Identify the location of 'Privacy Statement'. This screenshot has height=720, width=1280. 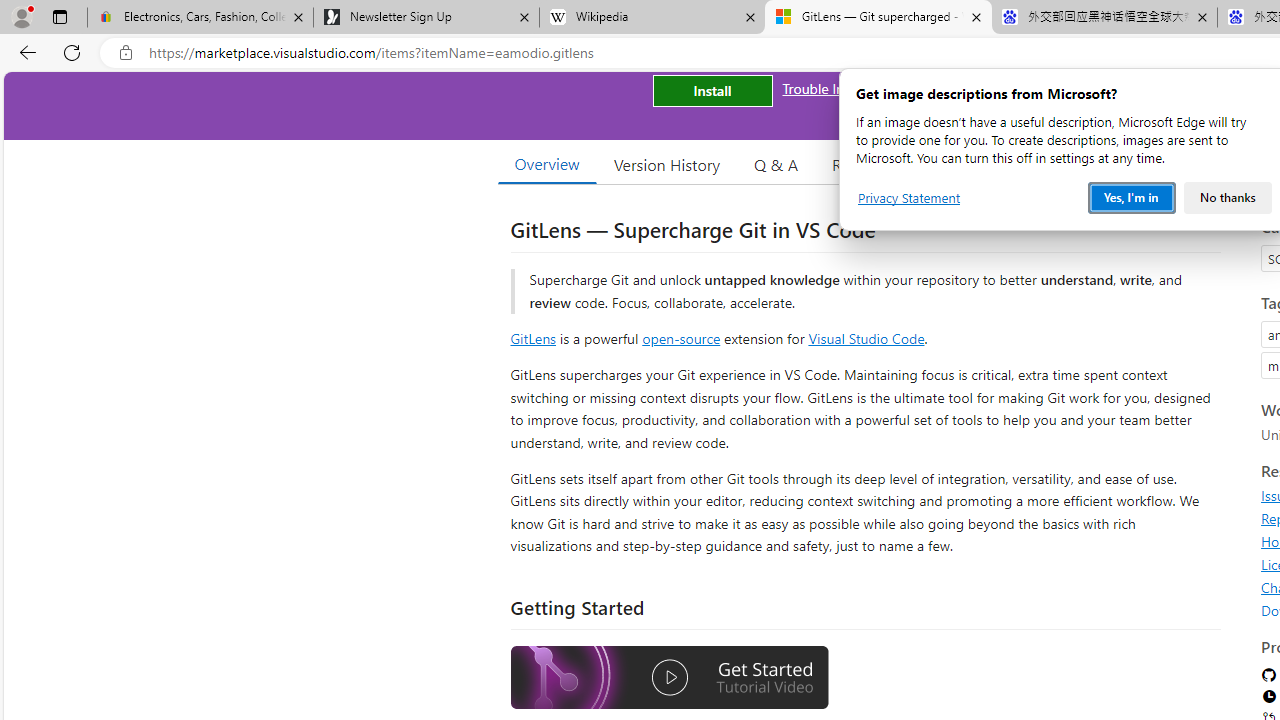
(908, 198).